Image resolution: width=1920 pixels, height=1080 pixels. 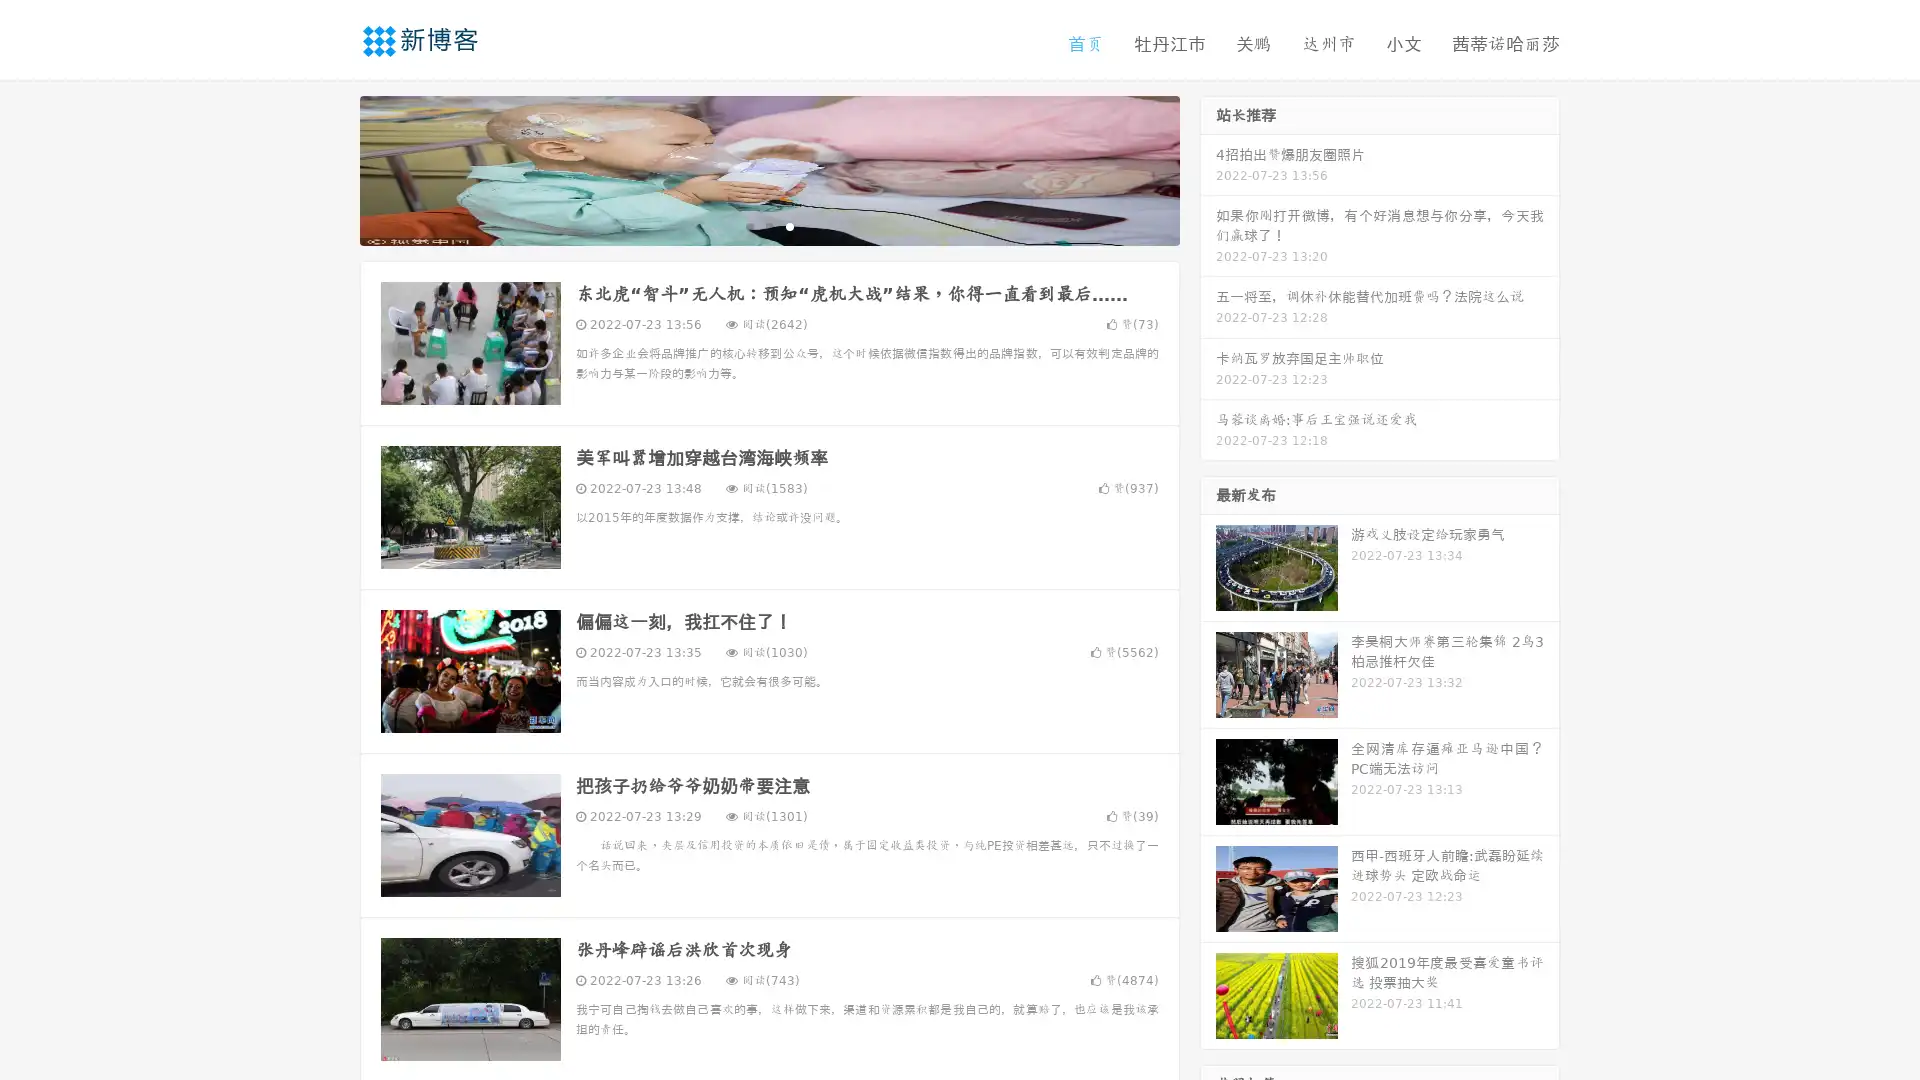 What do you see at coordinates (330, 168) in the screenshot?
I see `Previous slide` at bounding box center [330, 168].